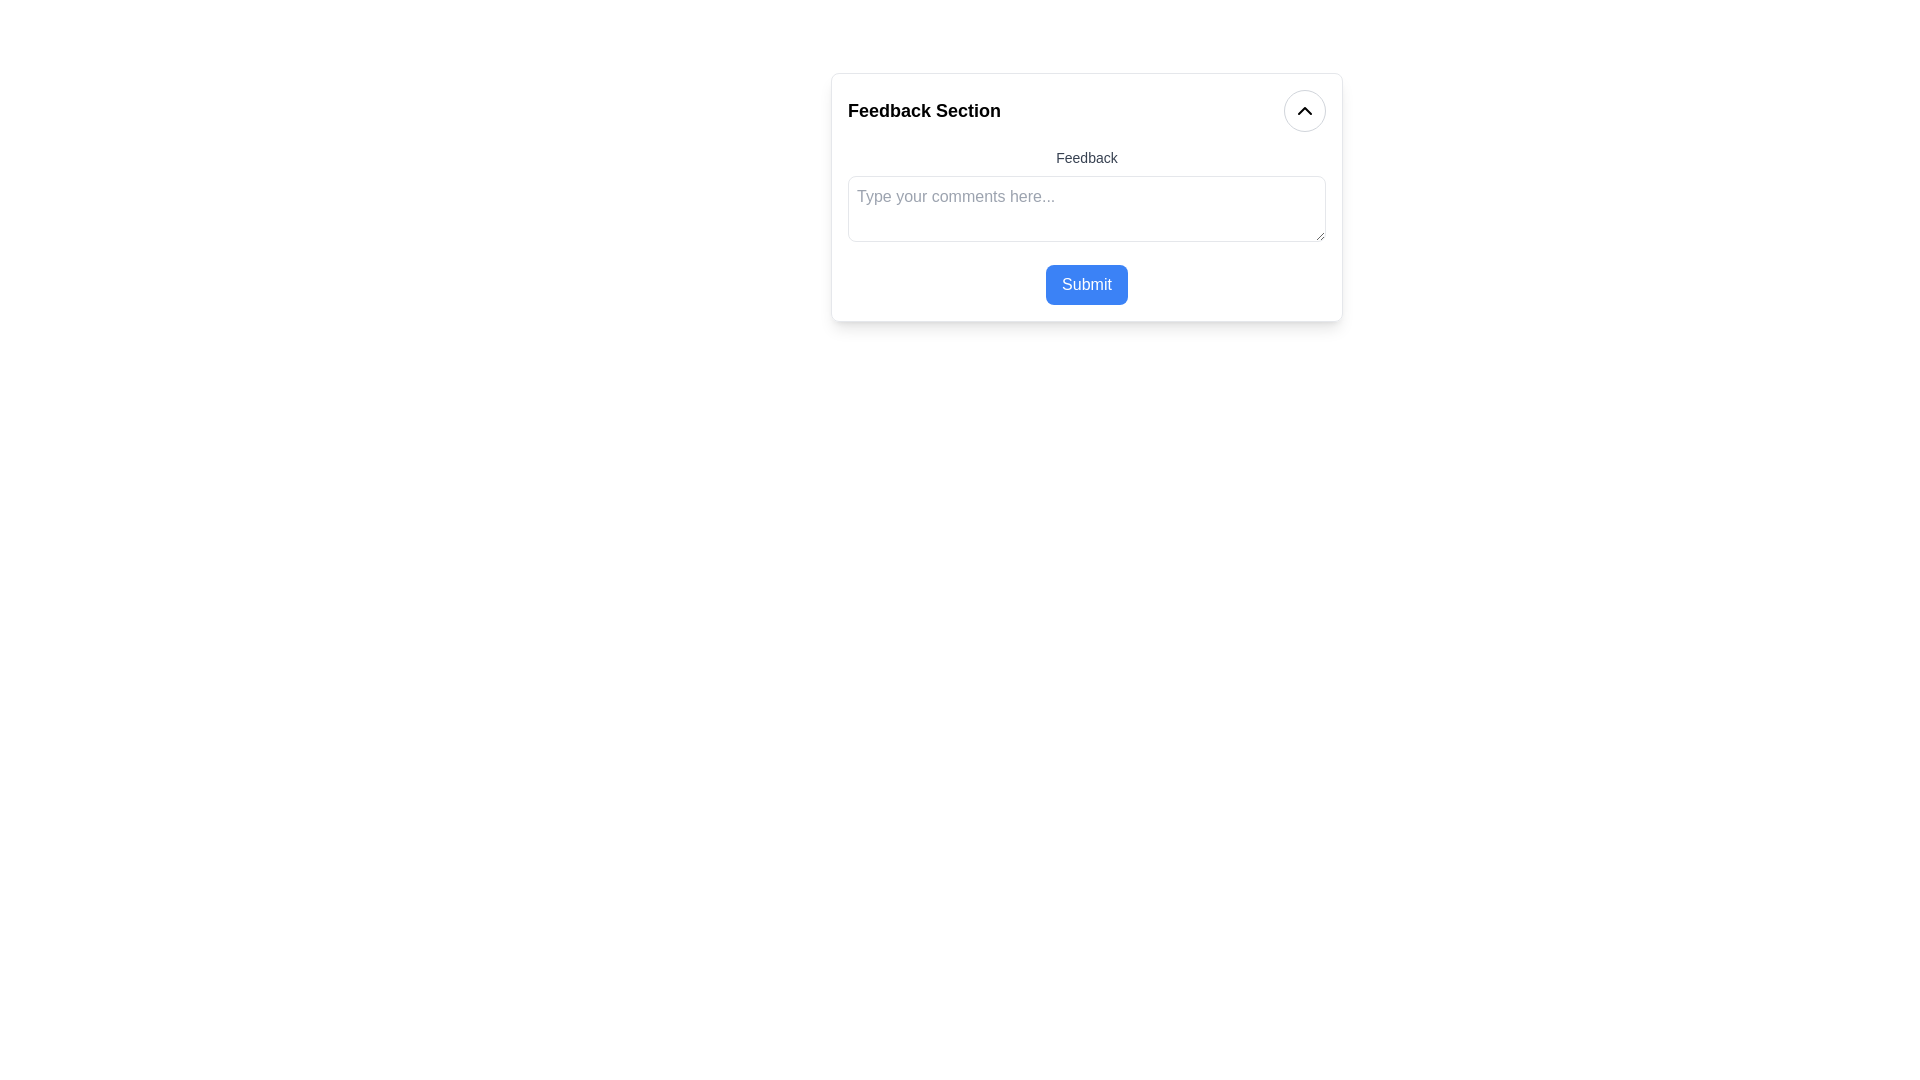  I want to click on the 'Feedback' label, which is a medium-sized gray textual label displayed in a block format, located at the top of the Feedback section above the comment input field, so click(1085, 157).